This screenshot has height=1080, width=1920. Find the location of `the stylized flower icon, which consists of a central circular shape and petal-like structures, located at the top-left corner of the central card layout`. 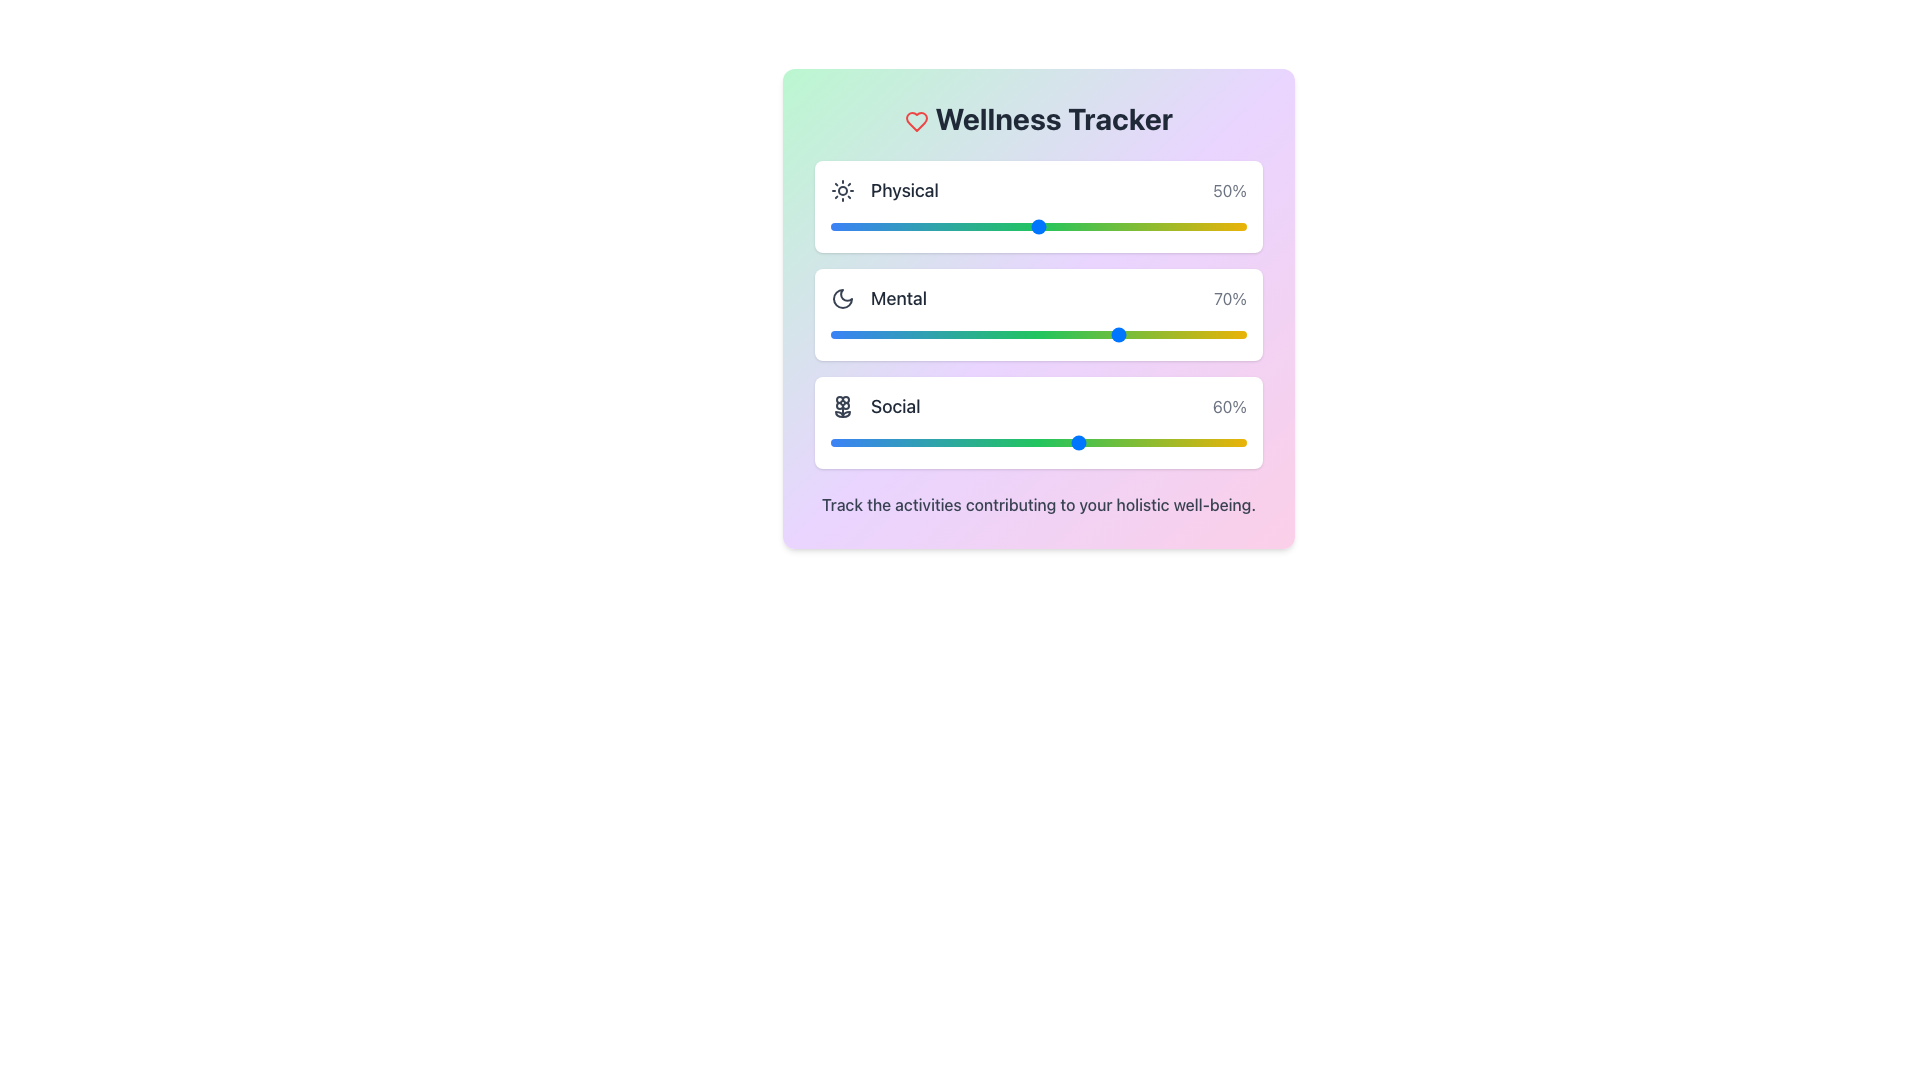

the stylized flower icon, which consists of a central circular shape and petal-like structures, located at the top-left corner of the central card layout is located at coordinates (843, 402).